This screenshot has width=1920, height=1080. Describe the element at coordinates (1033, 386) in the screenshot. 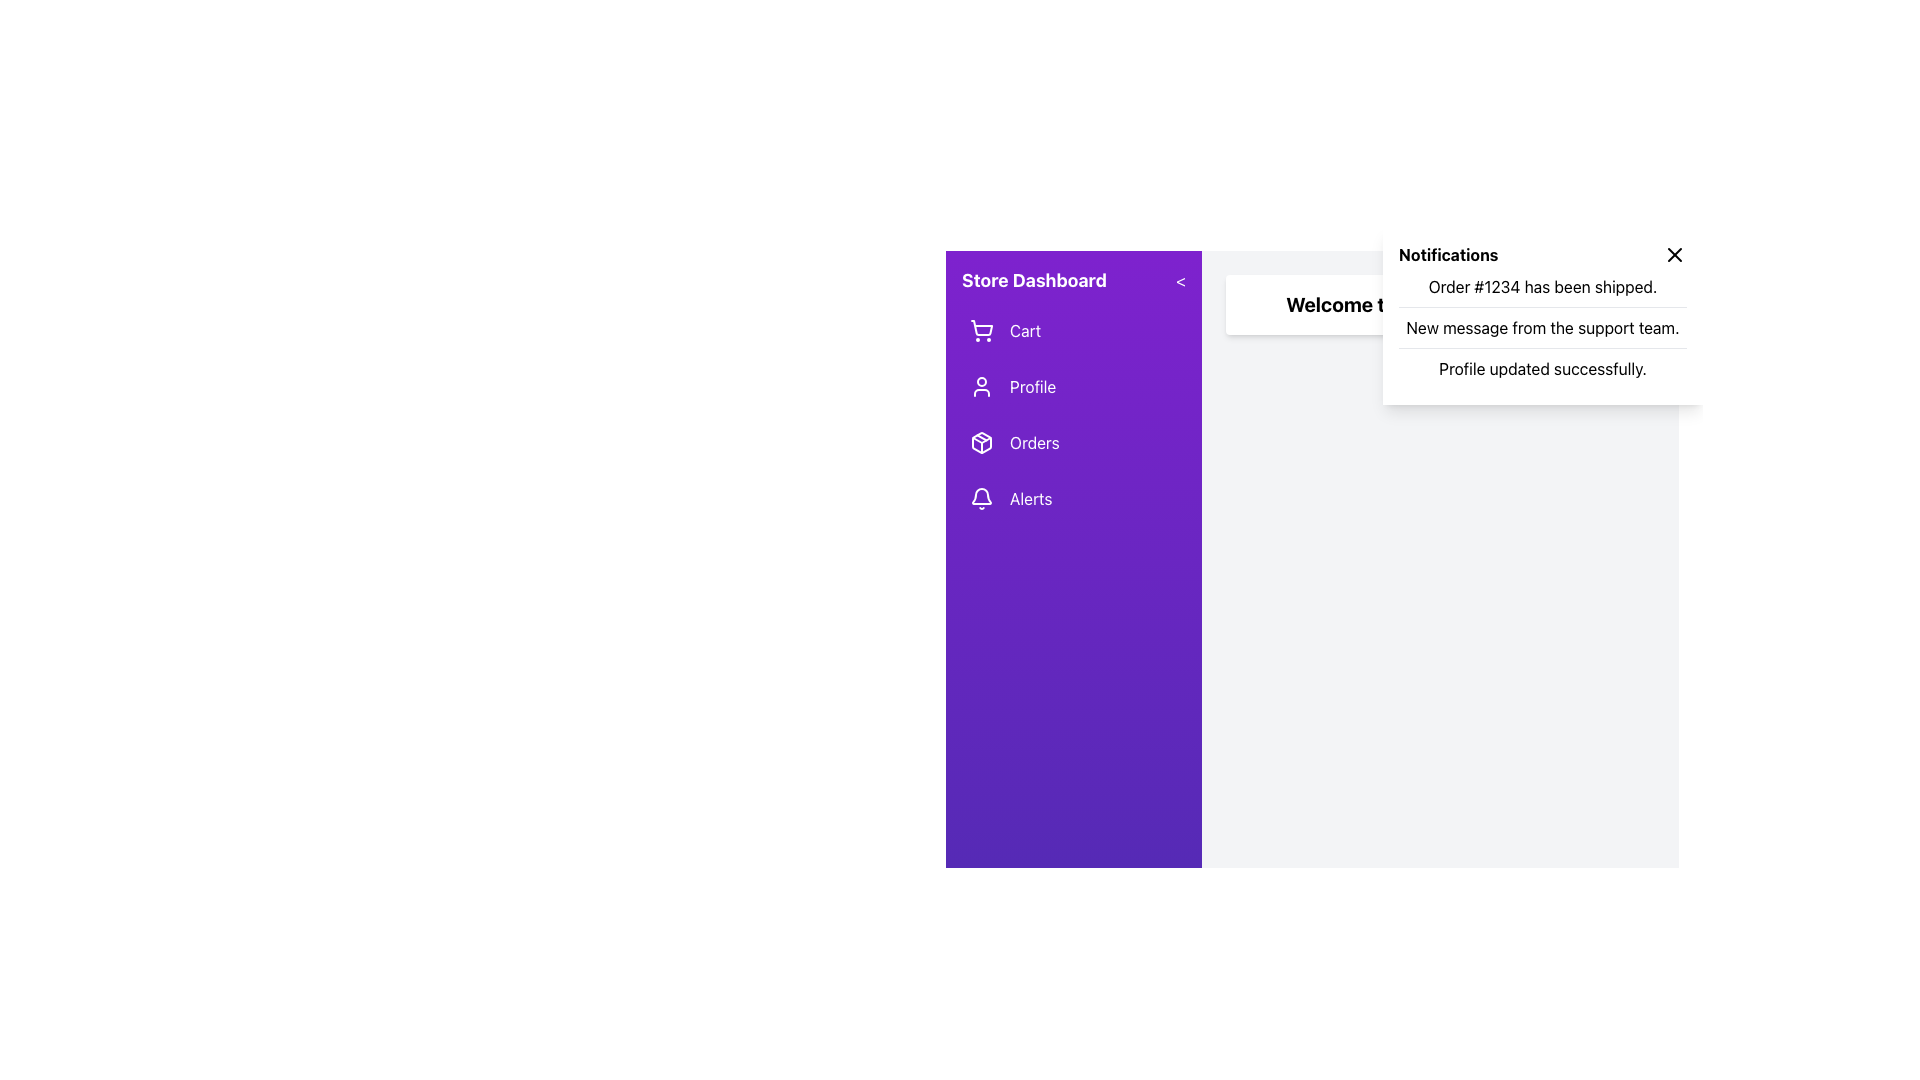

I see `the 'Profile' text label in the vertical navigation menu` at that location.